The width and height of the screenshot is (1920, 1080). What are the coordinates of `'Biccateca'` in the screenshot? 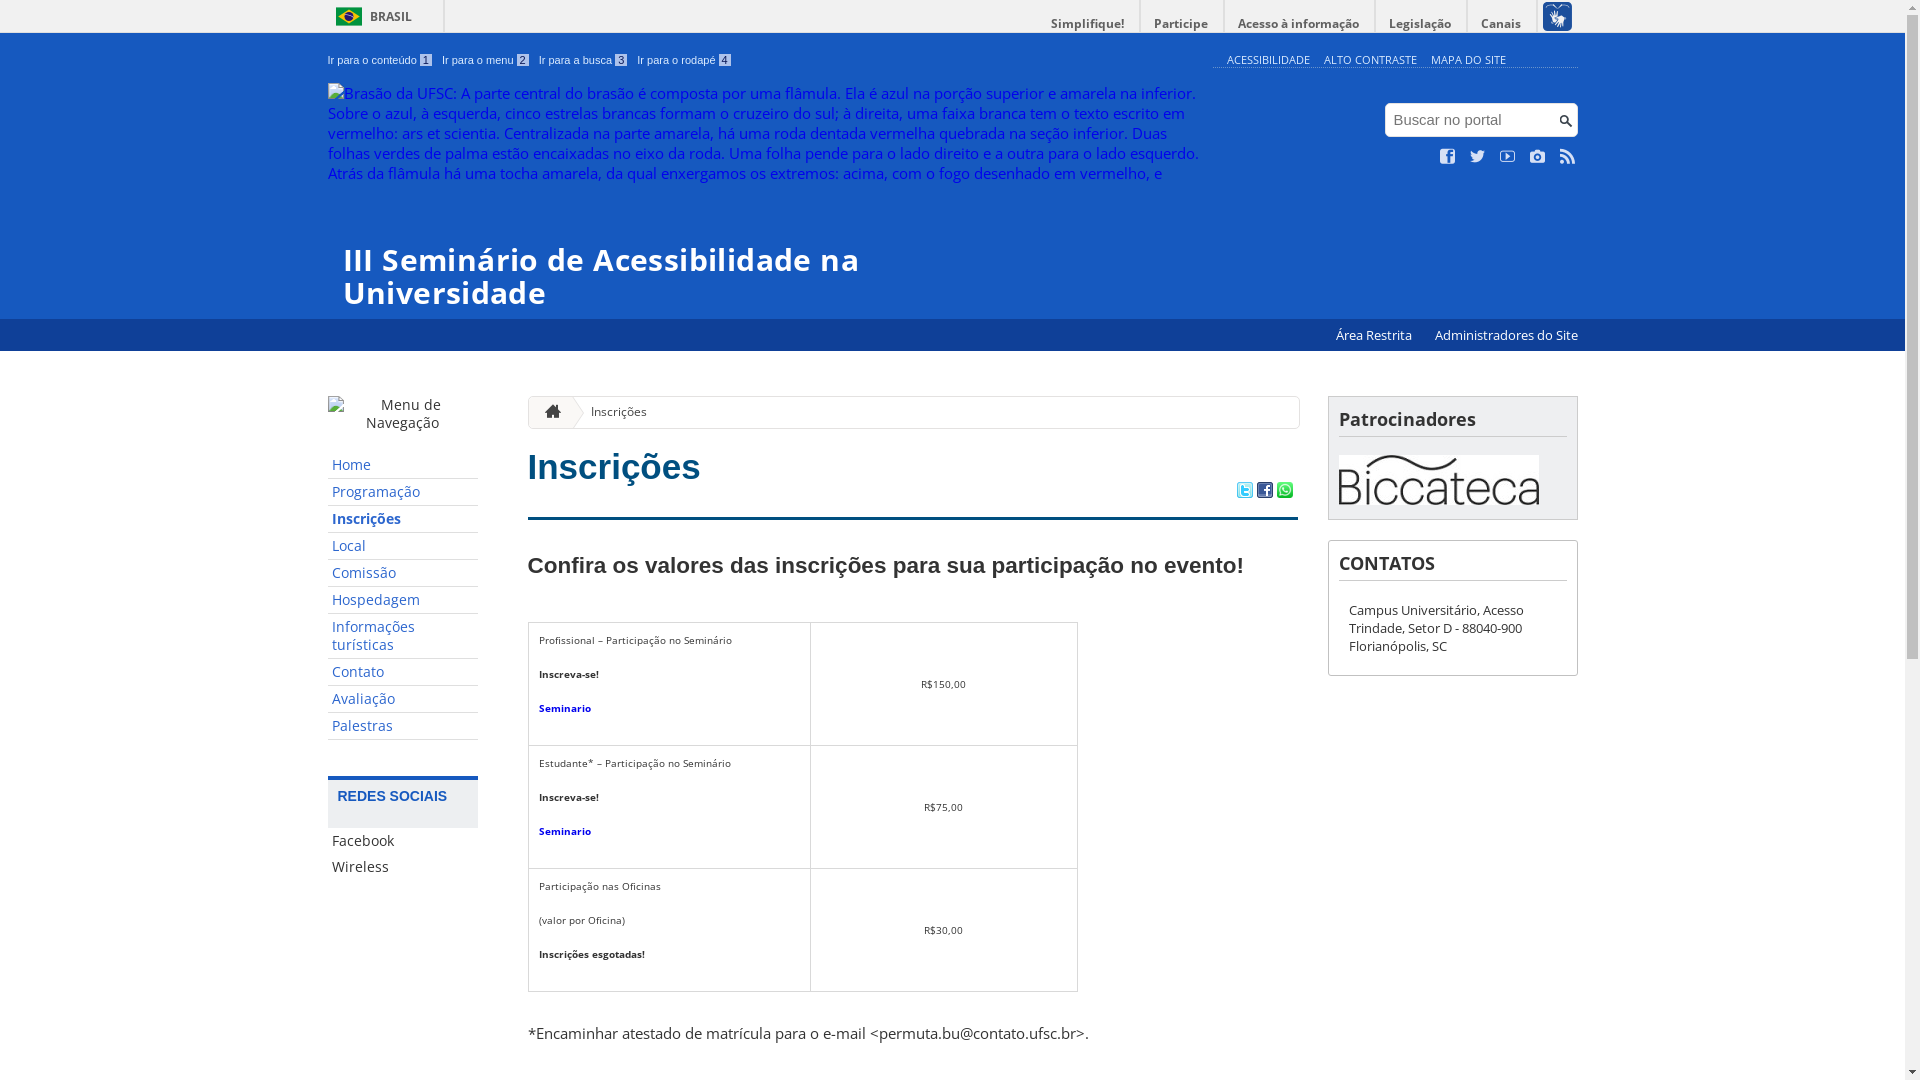 It's located at (1437, 479).